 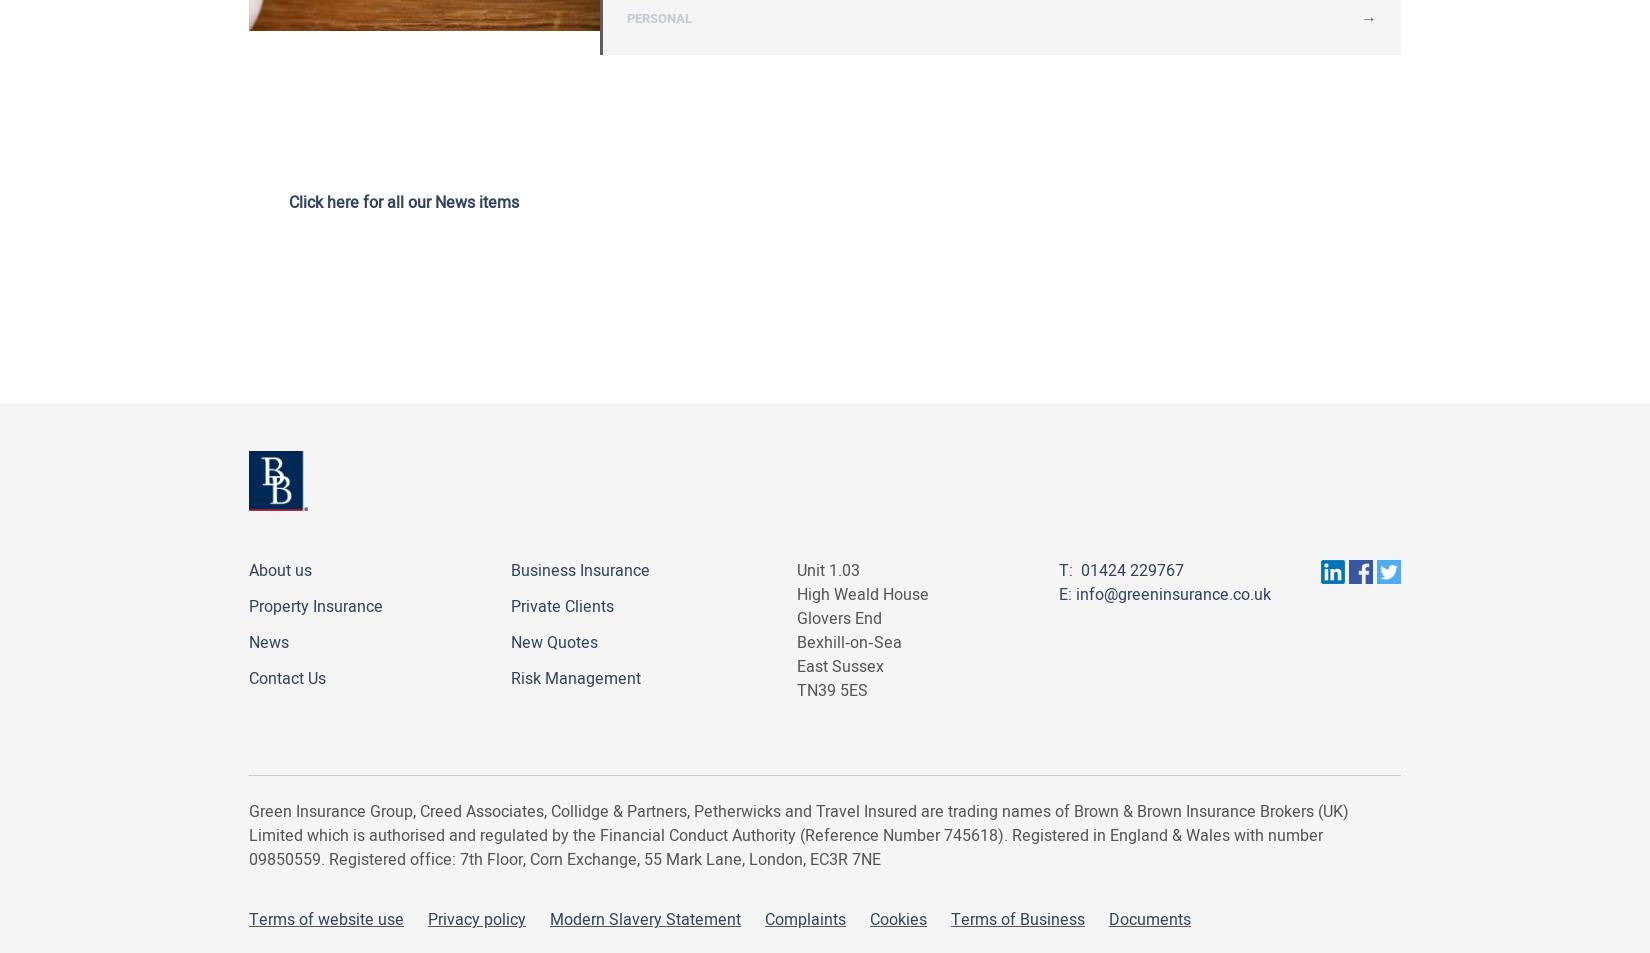 What do you see at coordinates (1018, 920) in the screenshot?
I see `'Terms of Business'` at bounding box center [1018, 920].